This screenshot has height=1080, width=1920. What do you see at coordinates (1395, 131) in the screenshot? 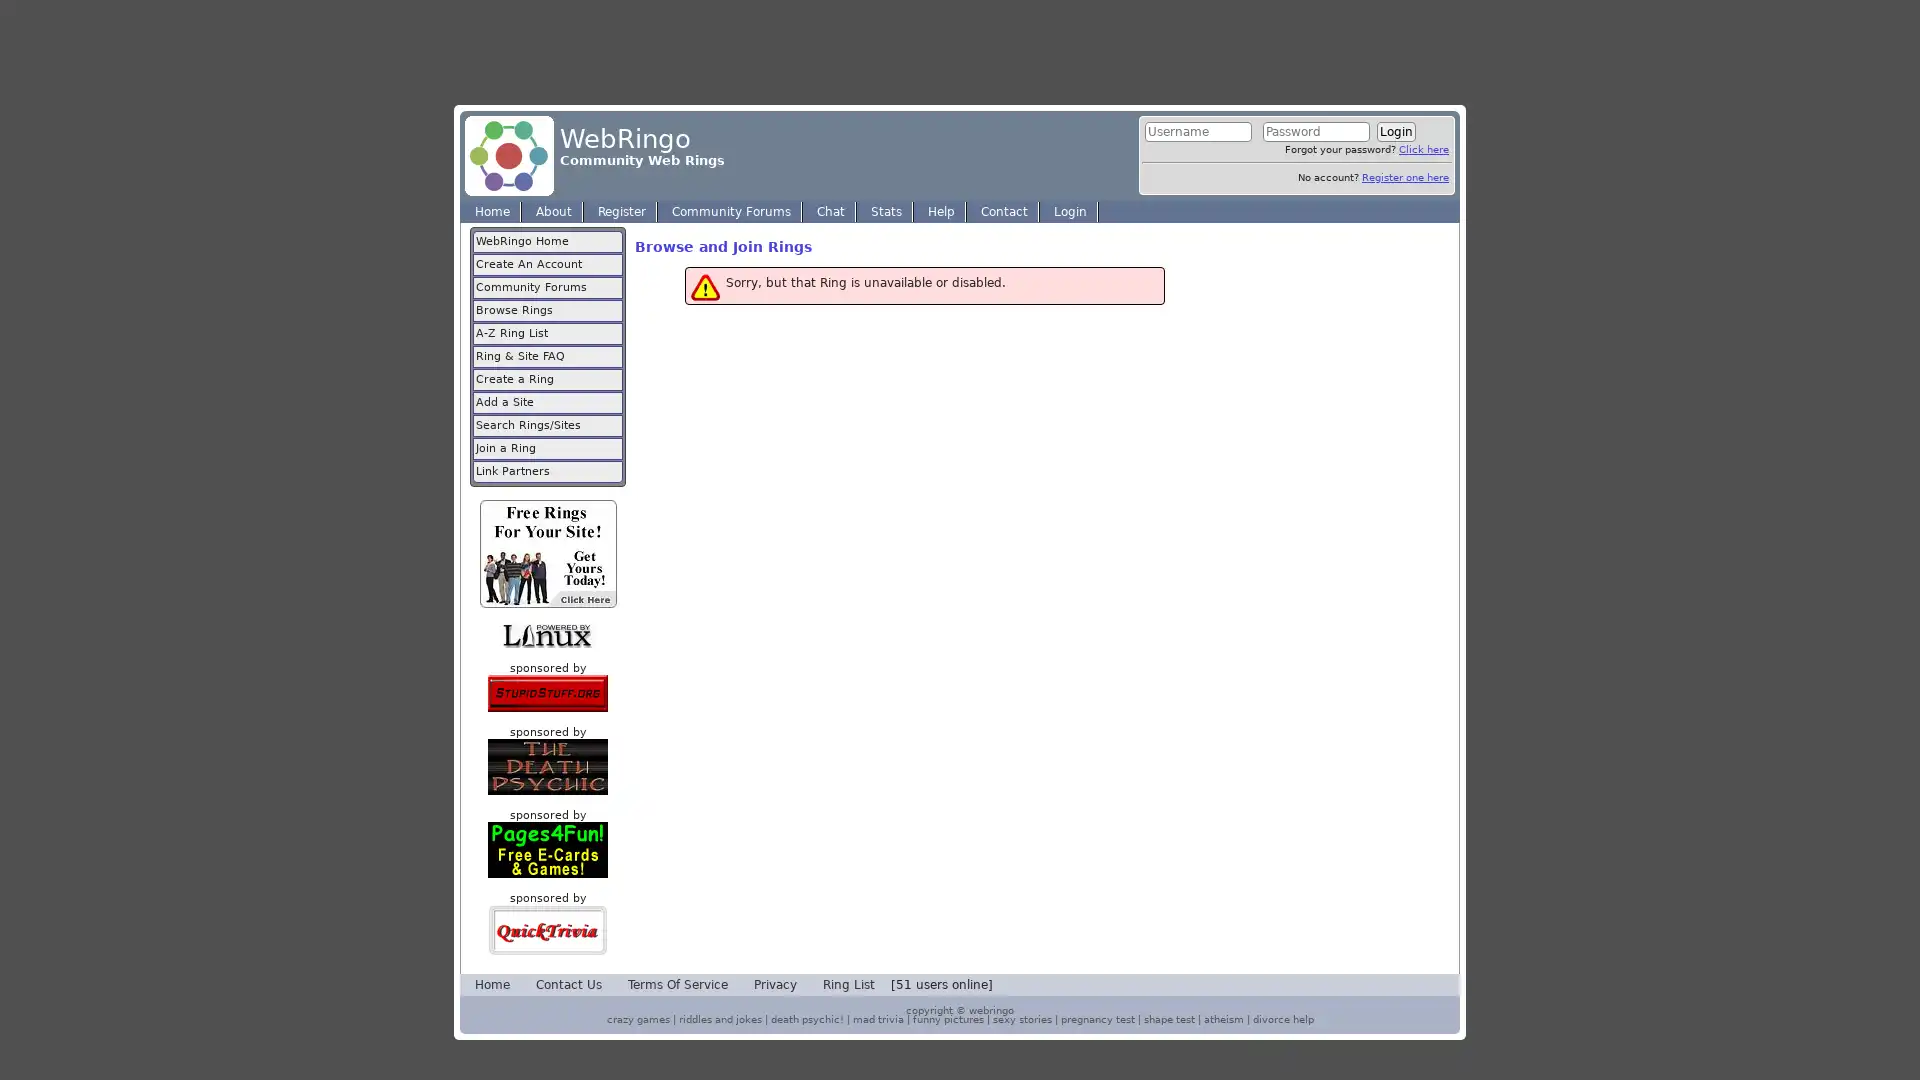
I see `Login` at bounding box center [1395, 131].